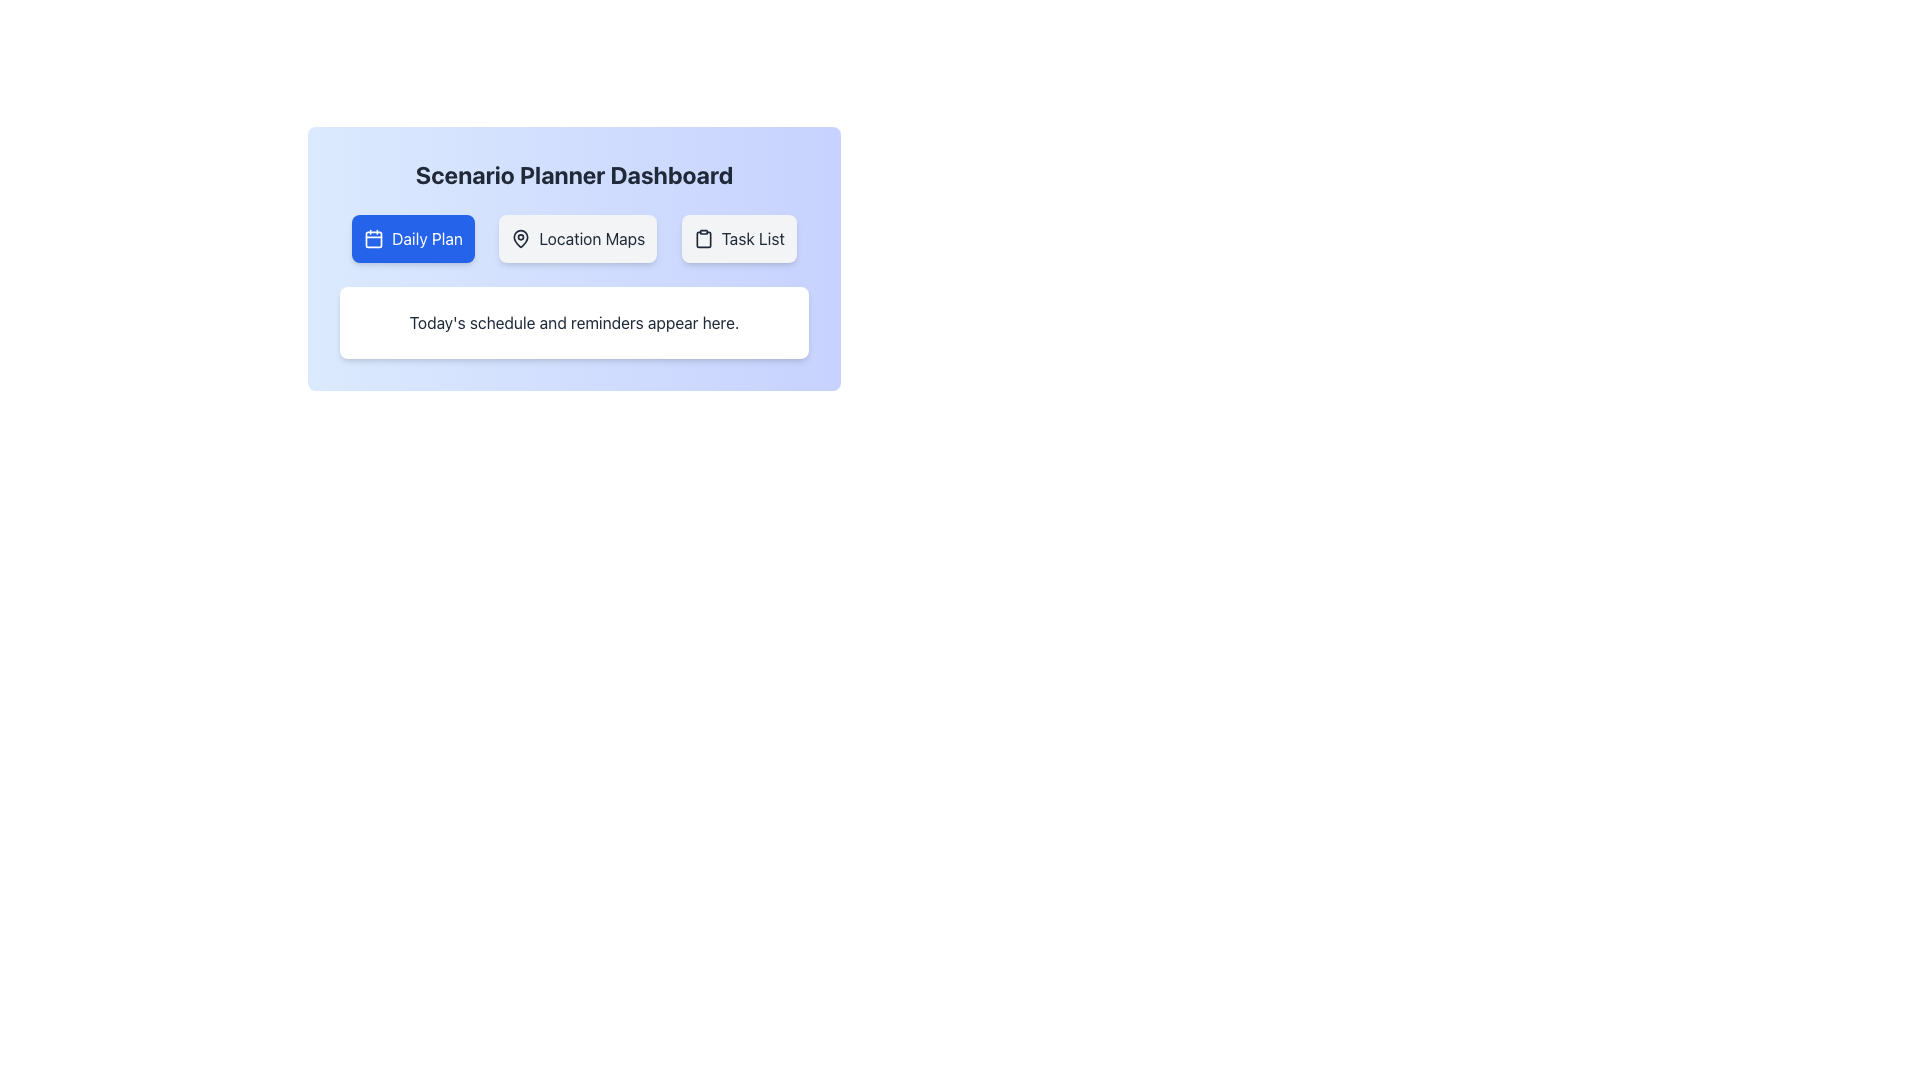 The width and height of the screenshot is (1920, 1080). Describe the element at coordinates (521, 238) in the screenshot. I see `the pin icon, which is a minimalistic SVG graphic with a dark stroke outline, located within the 'Location Maps' button on the dashboard` at that location.